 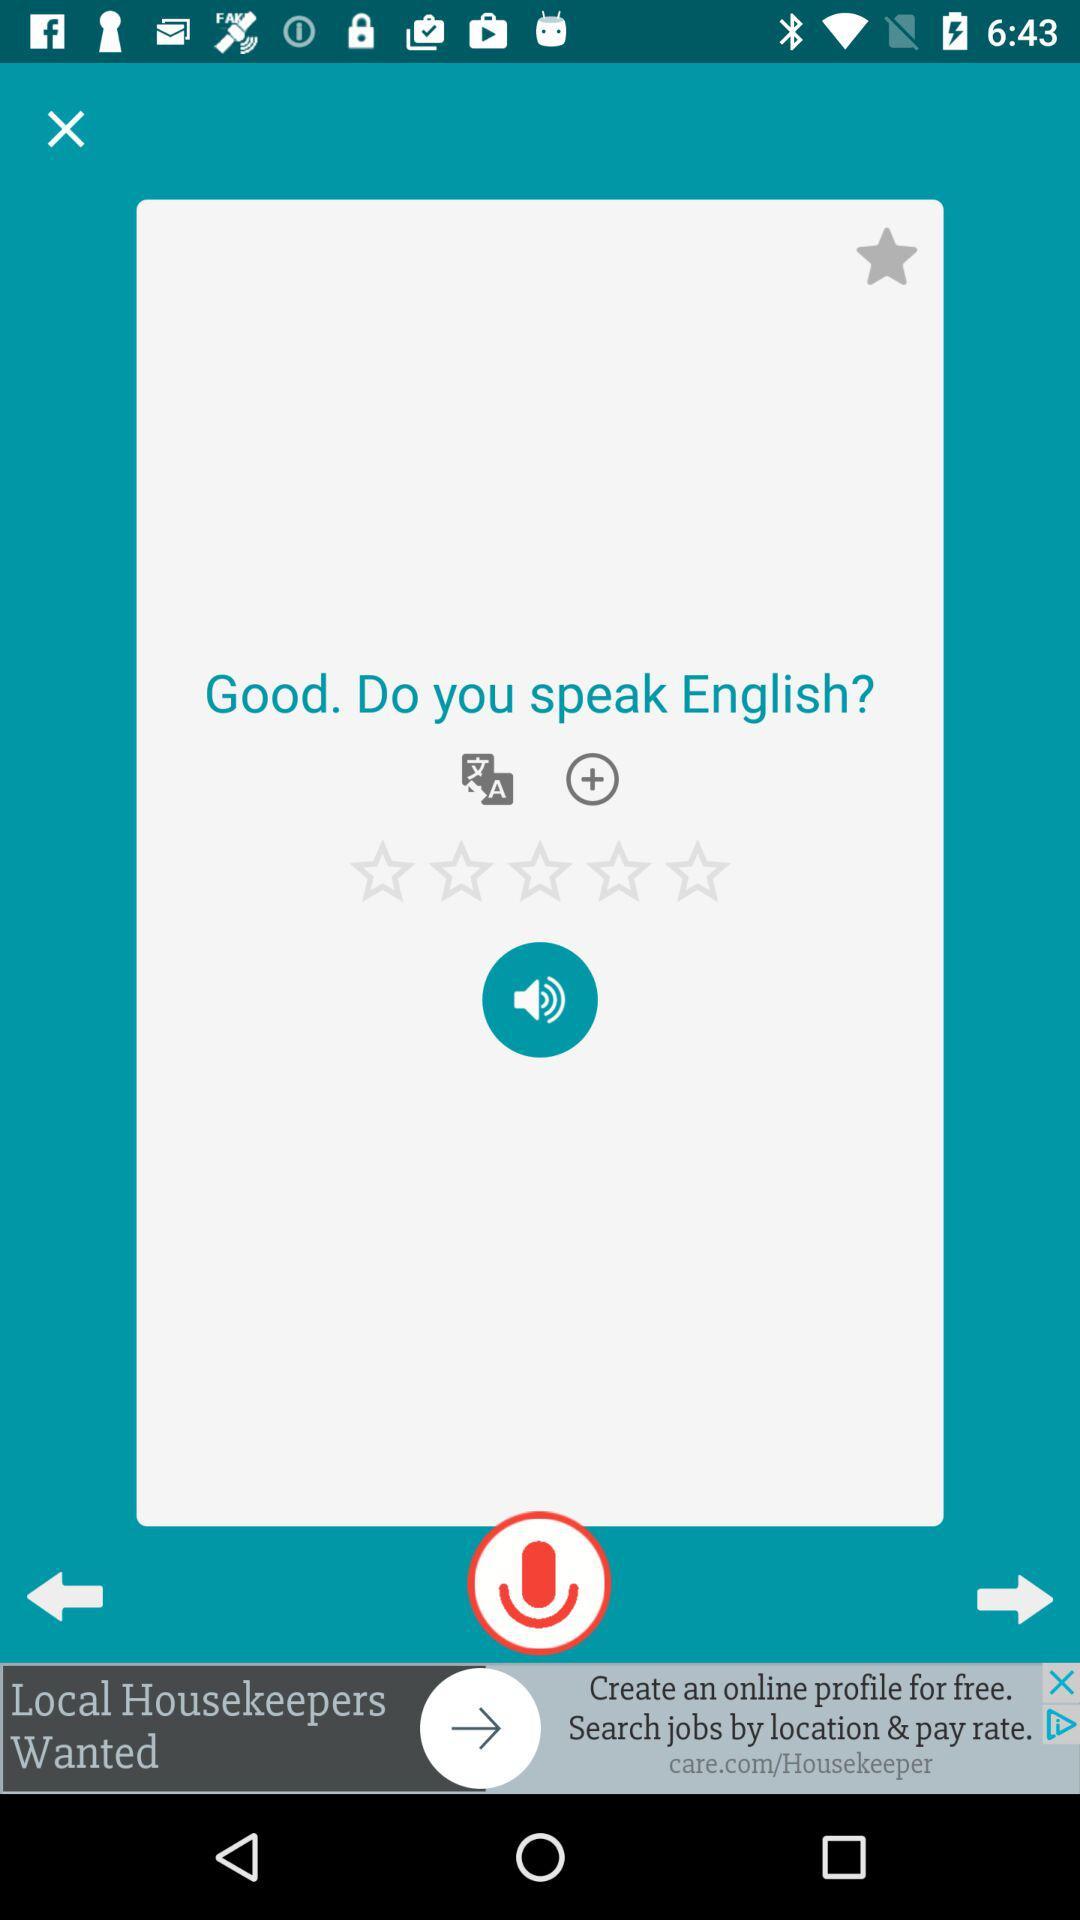 I want to click on the add icon, so click(x=591, y=778).